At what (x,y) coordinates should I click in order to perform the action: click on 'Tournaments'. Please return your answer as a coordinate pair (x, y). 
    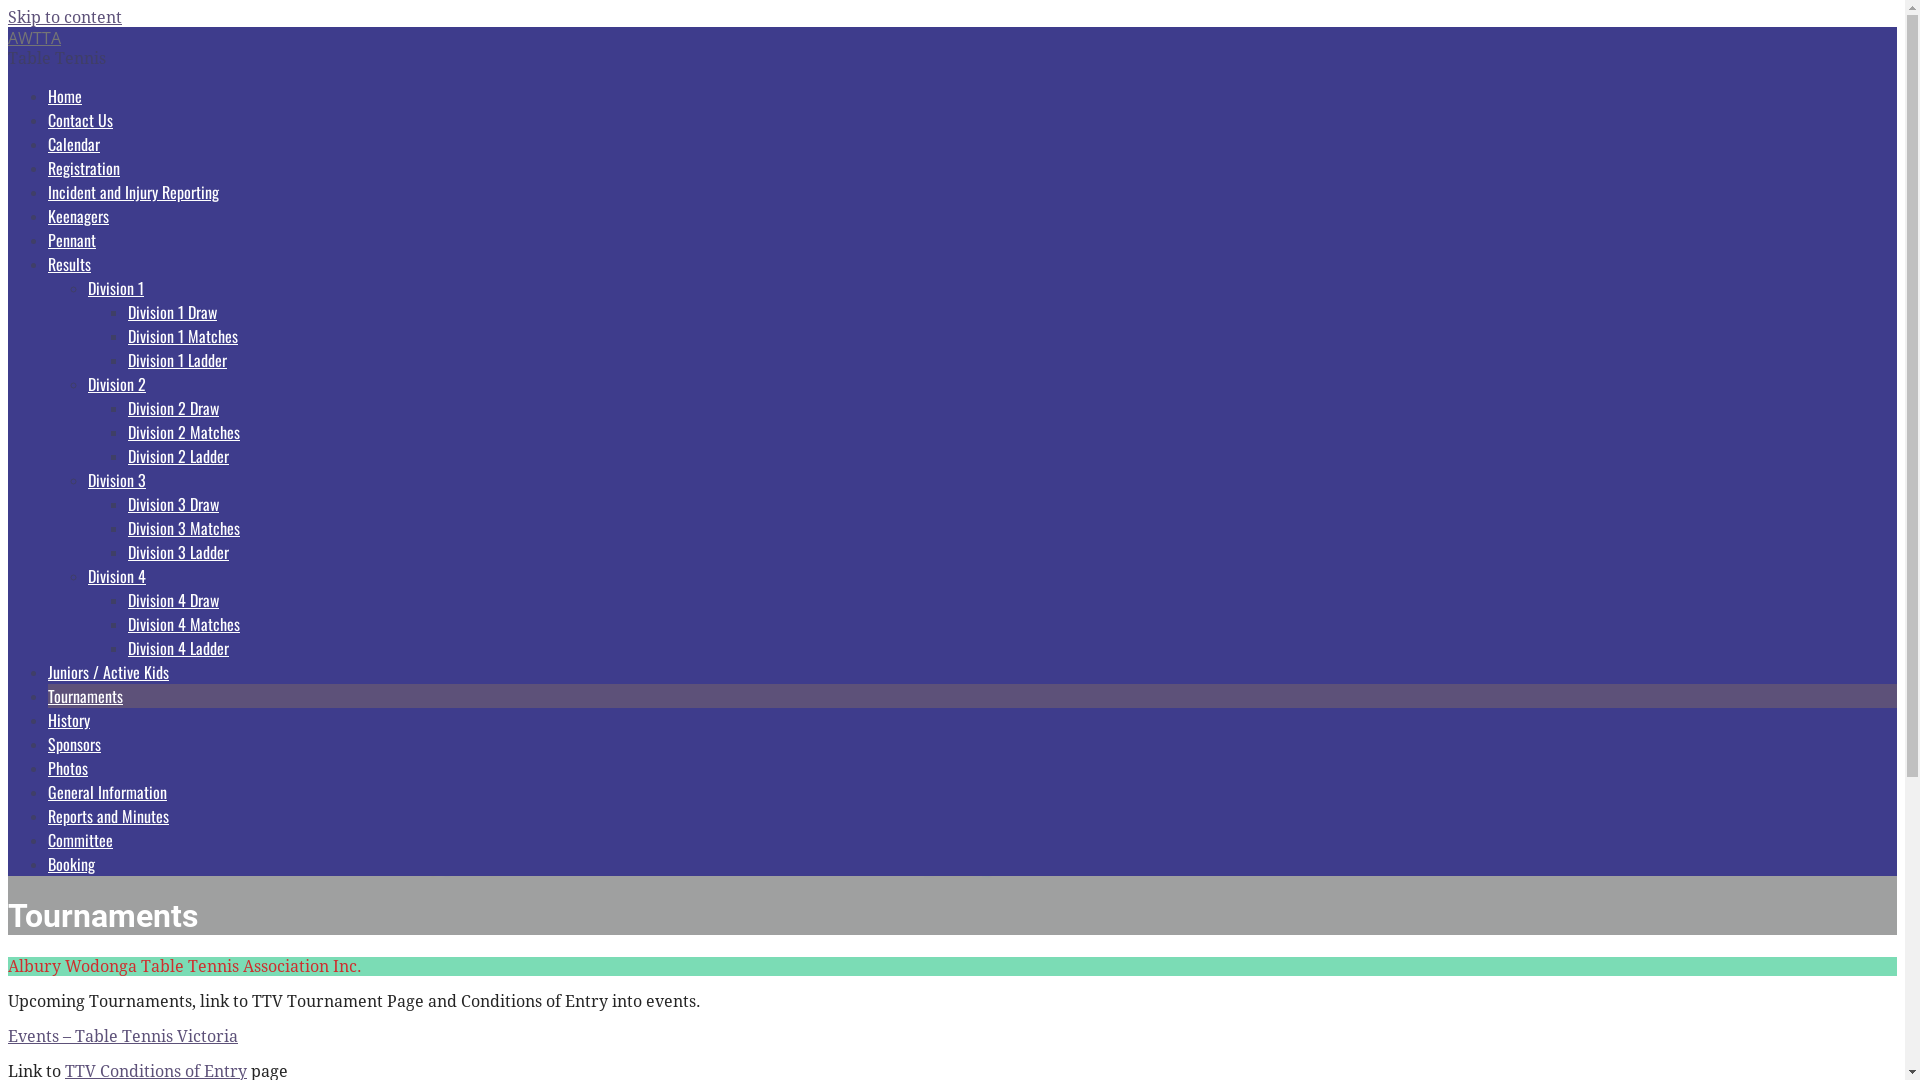
    Looking at the image, I should click on (84, 694).